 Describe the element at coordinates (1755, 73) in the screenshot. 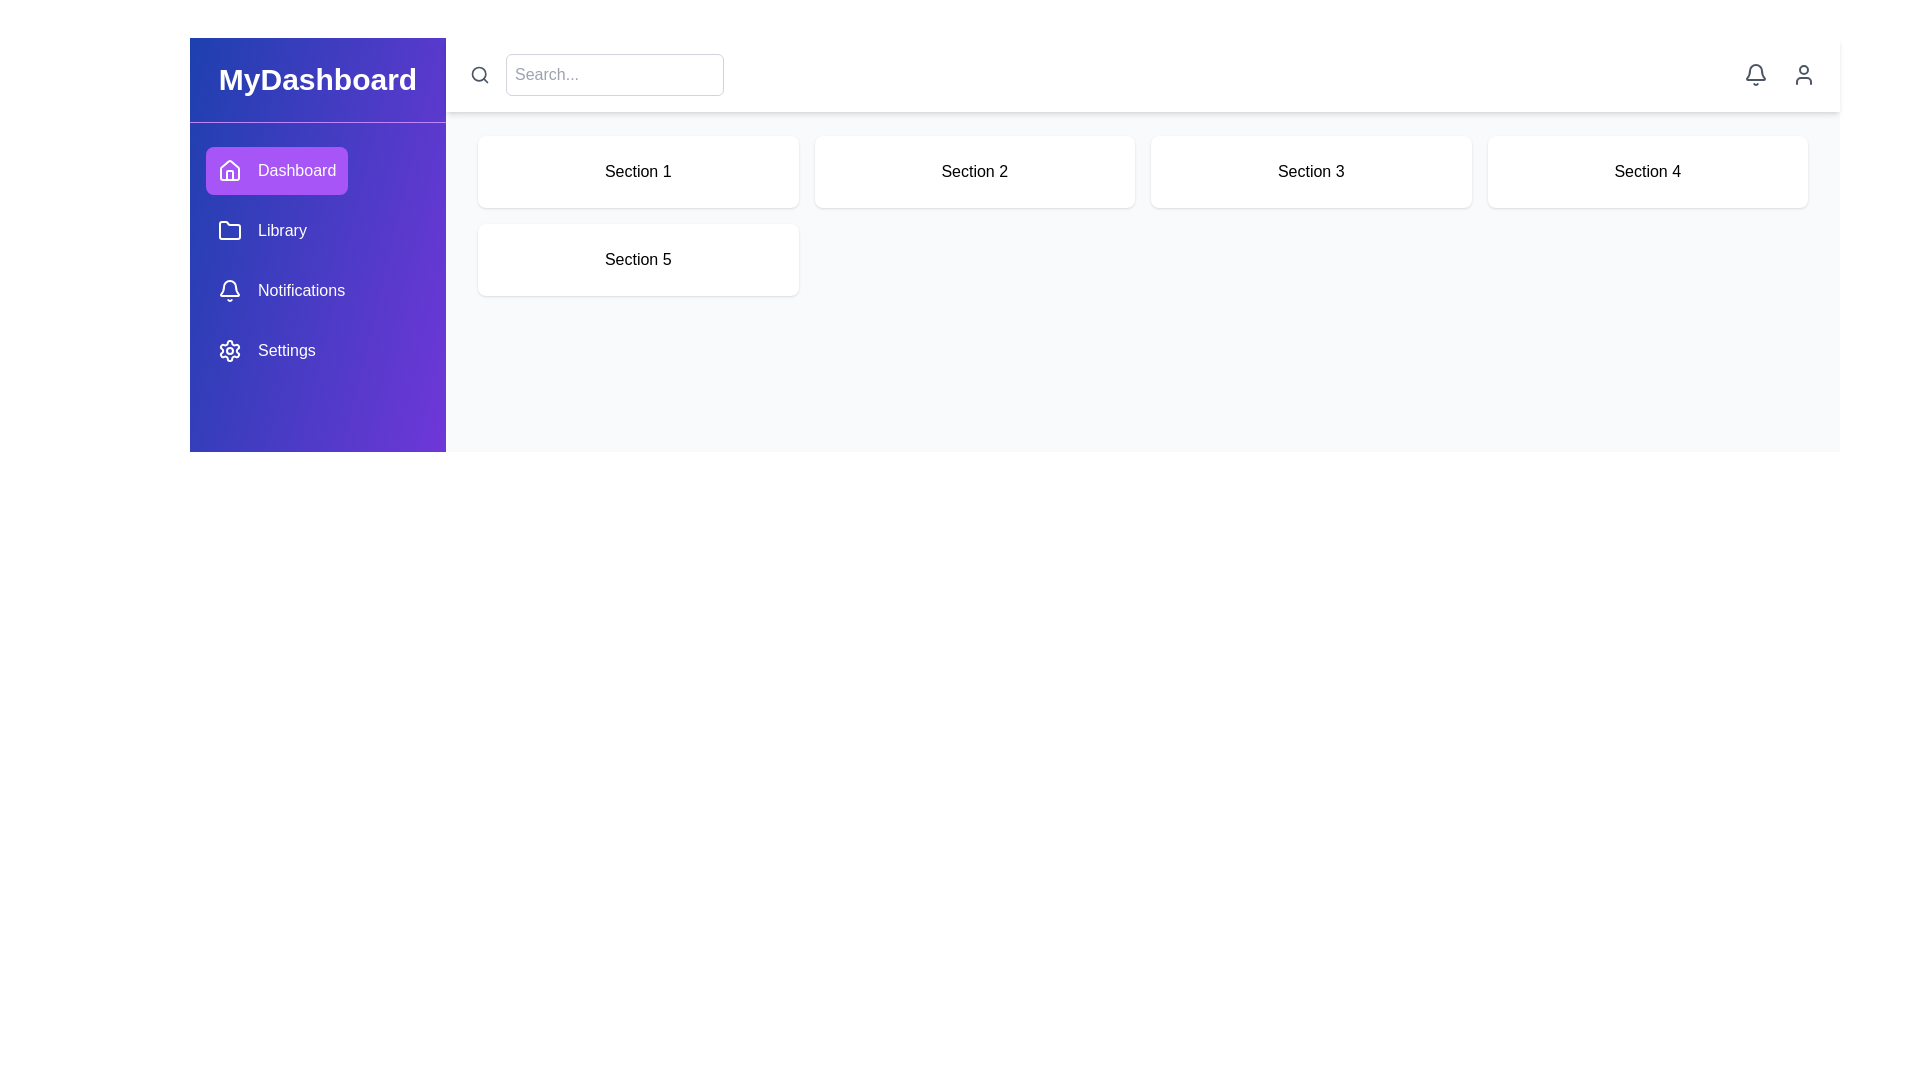

I see `the notification bell icon located at the right end of the top navigation bar` at that location.